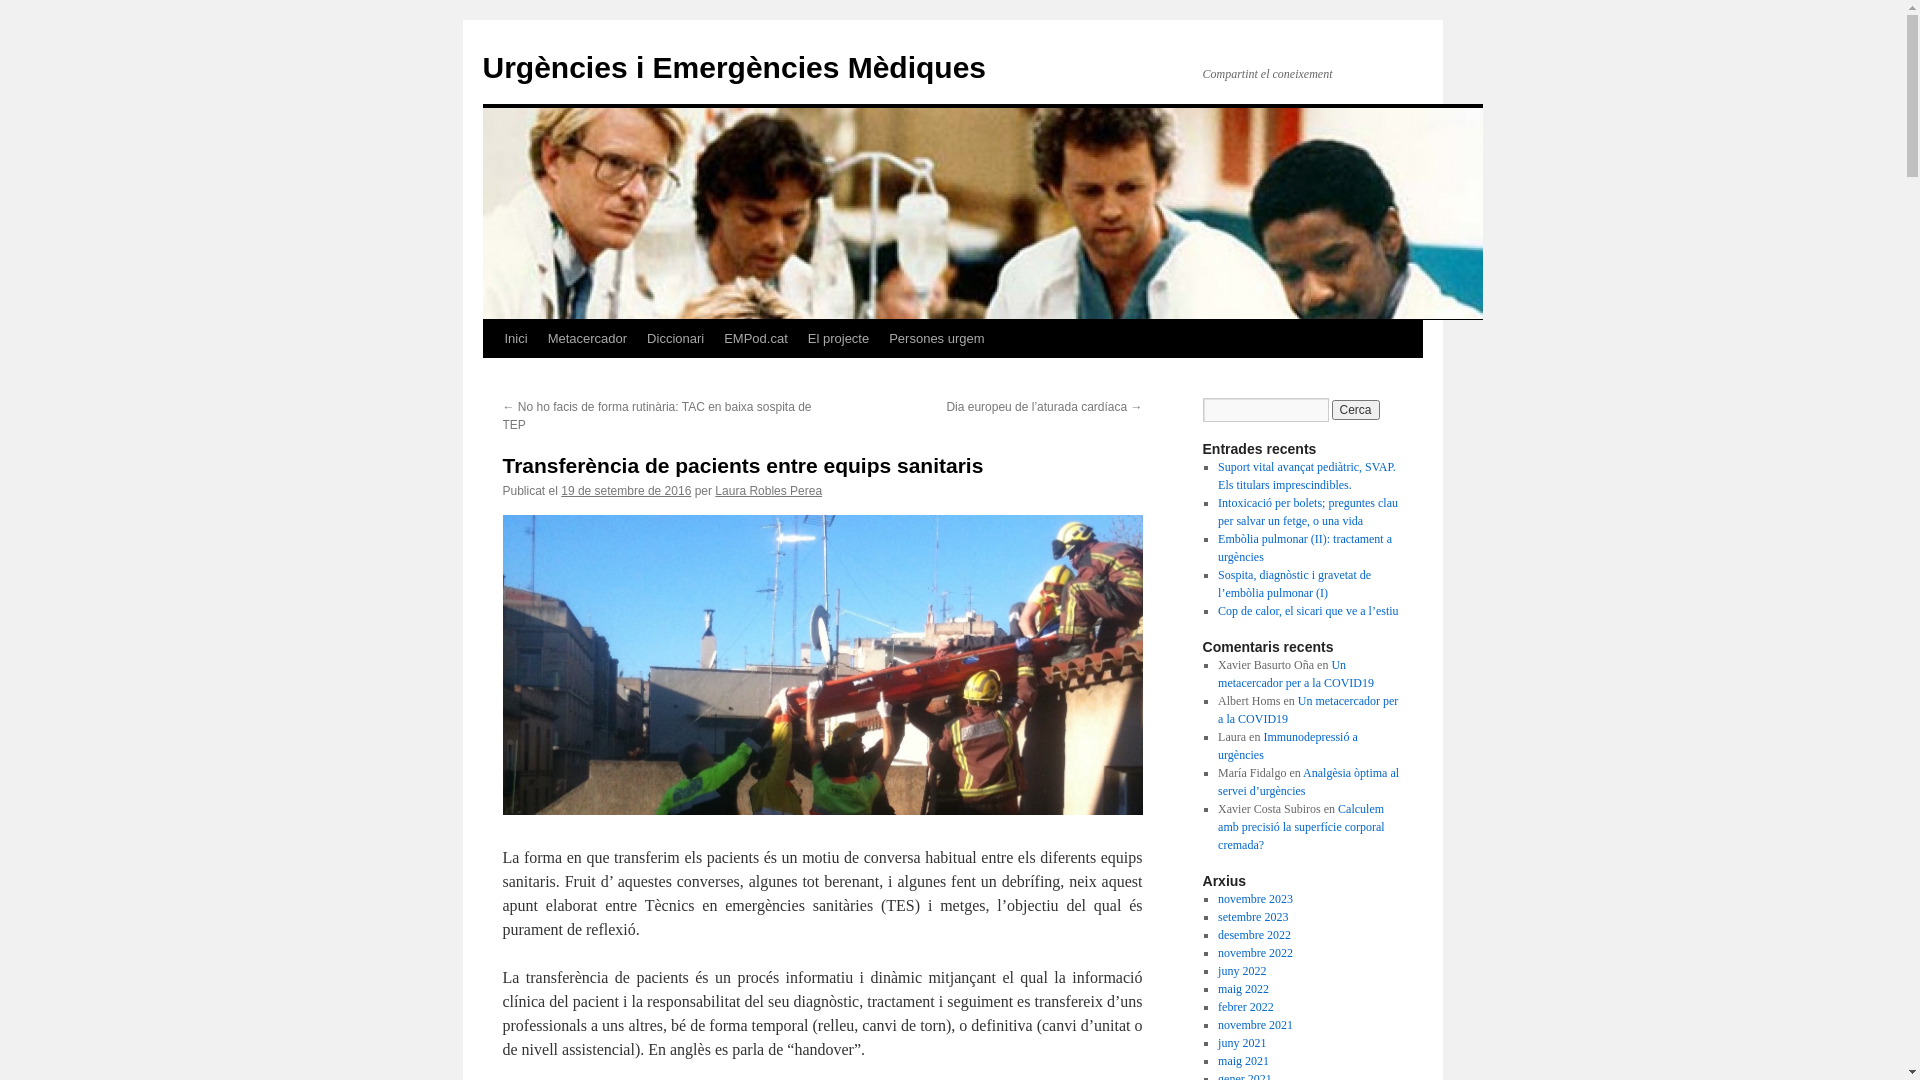  What do you see at coordinates (624, 490) in the screenshot?
I see `'19 de setembre de 2016'` at bounding box center [624, 490].